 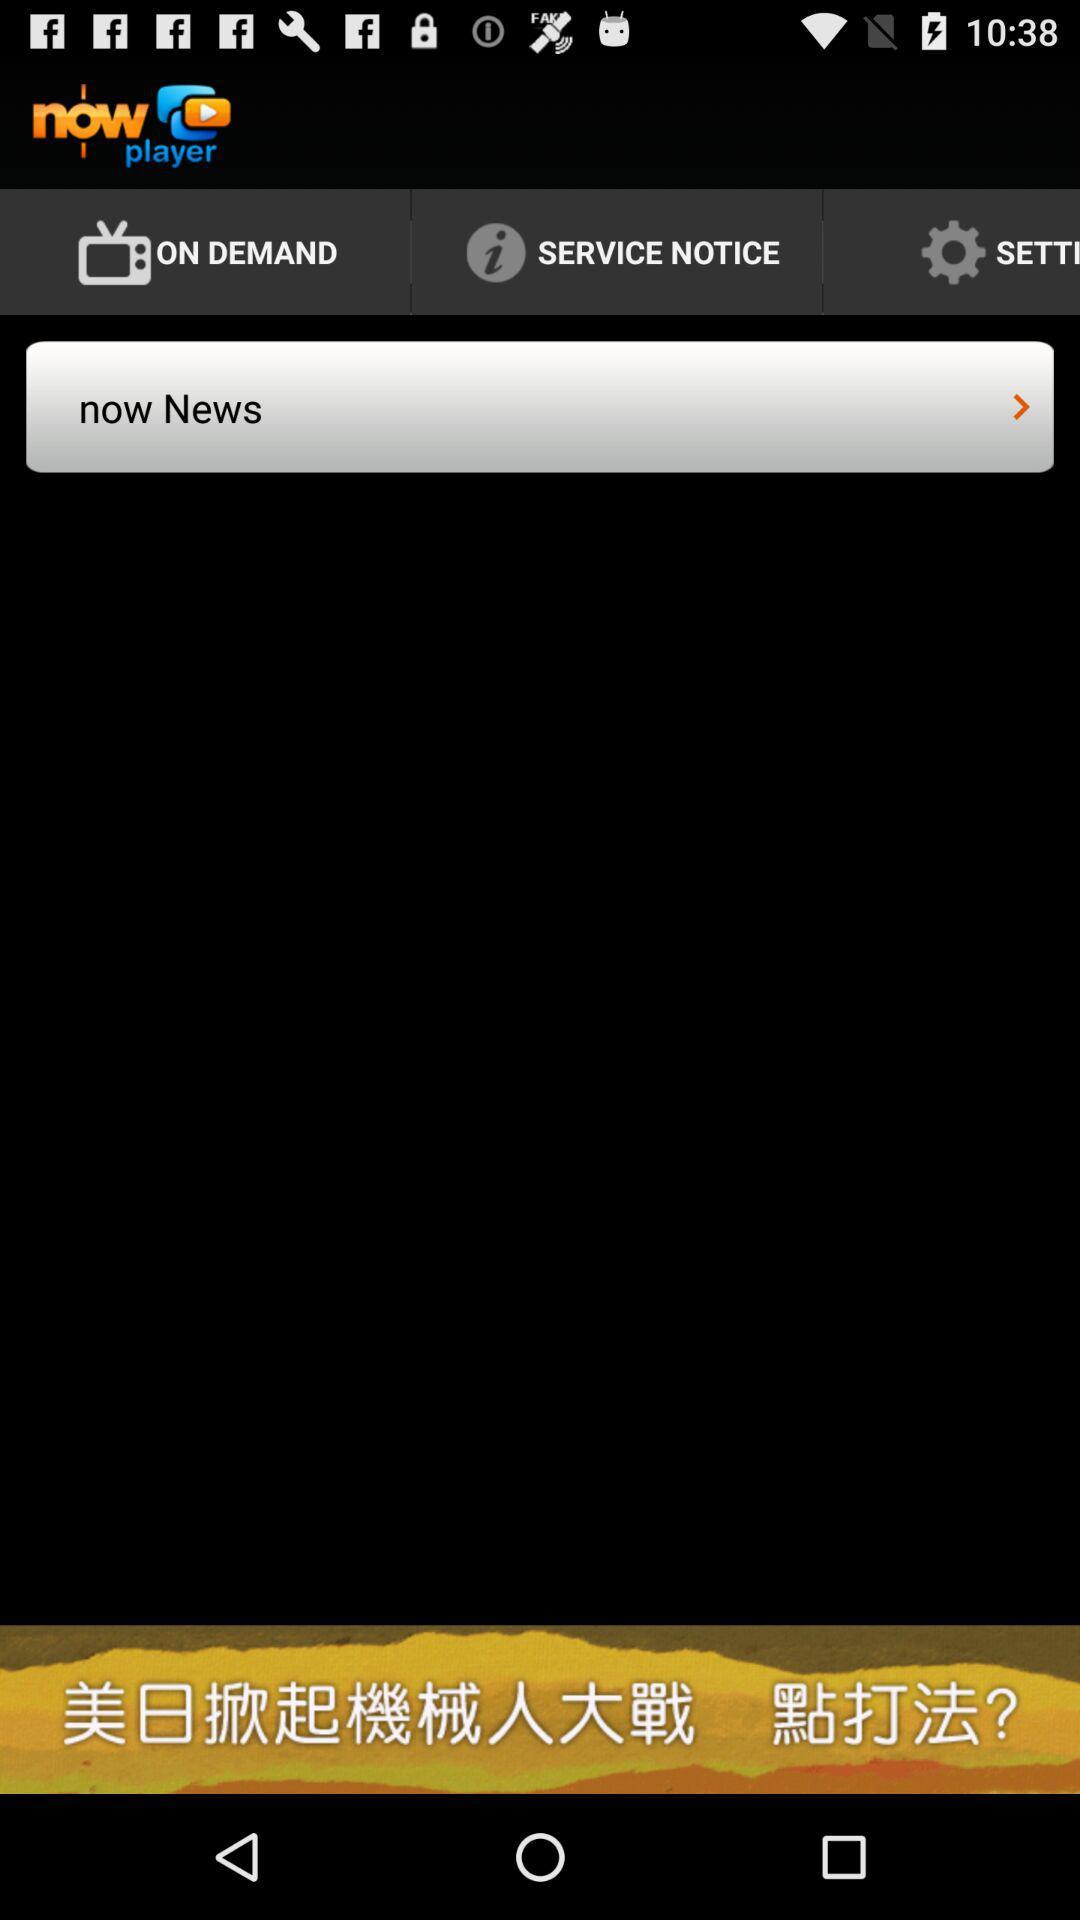 I want to click on the icon to the right of the now news item, so click(x=1021, y=405).